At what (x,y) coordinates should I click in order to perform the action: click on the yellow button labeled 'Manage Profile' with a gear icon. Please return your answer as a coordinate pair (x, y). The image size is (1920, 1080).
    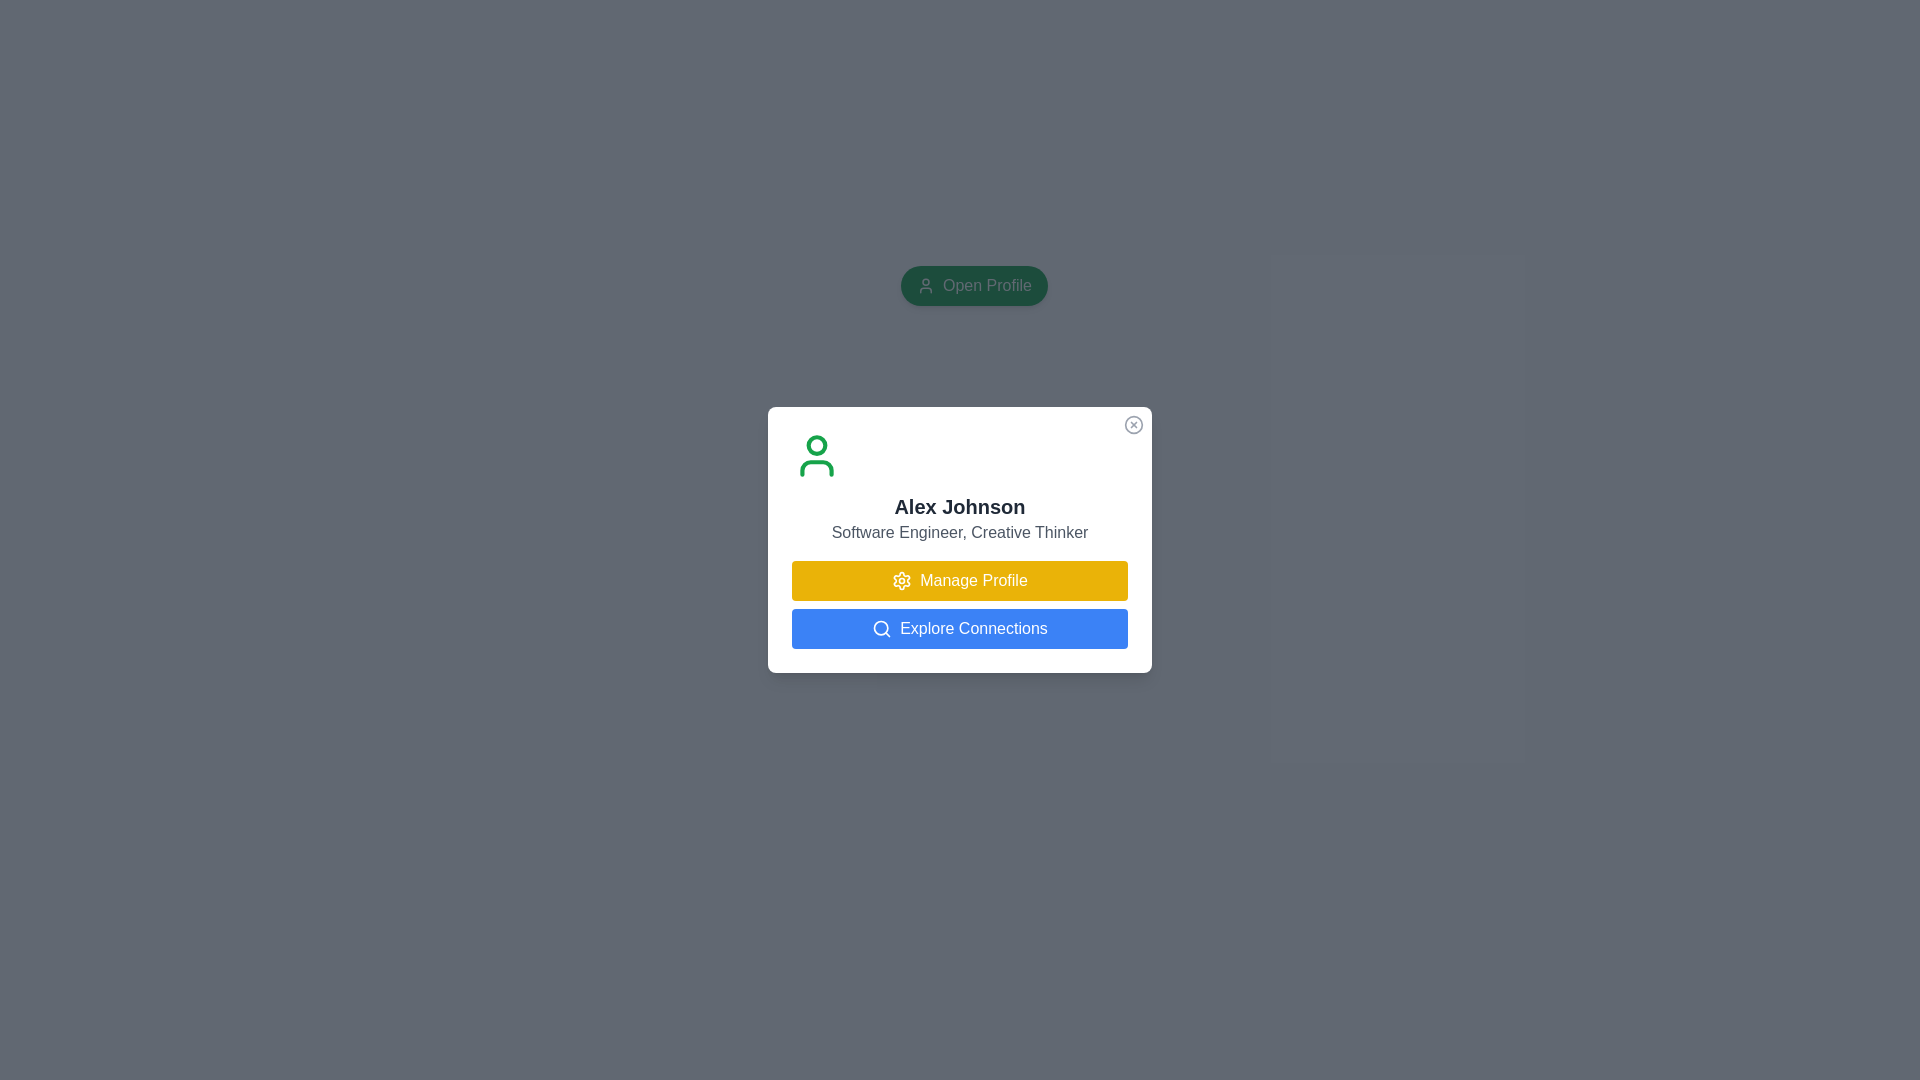
    Looking at the image, I should click on (960, 581).